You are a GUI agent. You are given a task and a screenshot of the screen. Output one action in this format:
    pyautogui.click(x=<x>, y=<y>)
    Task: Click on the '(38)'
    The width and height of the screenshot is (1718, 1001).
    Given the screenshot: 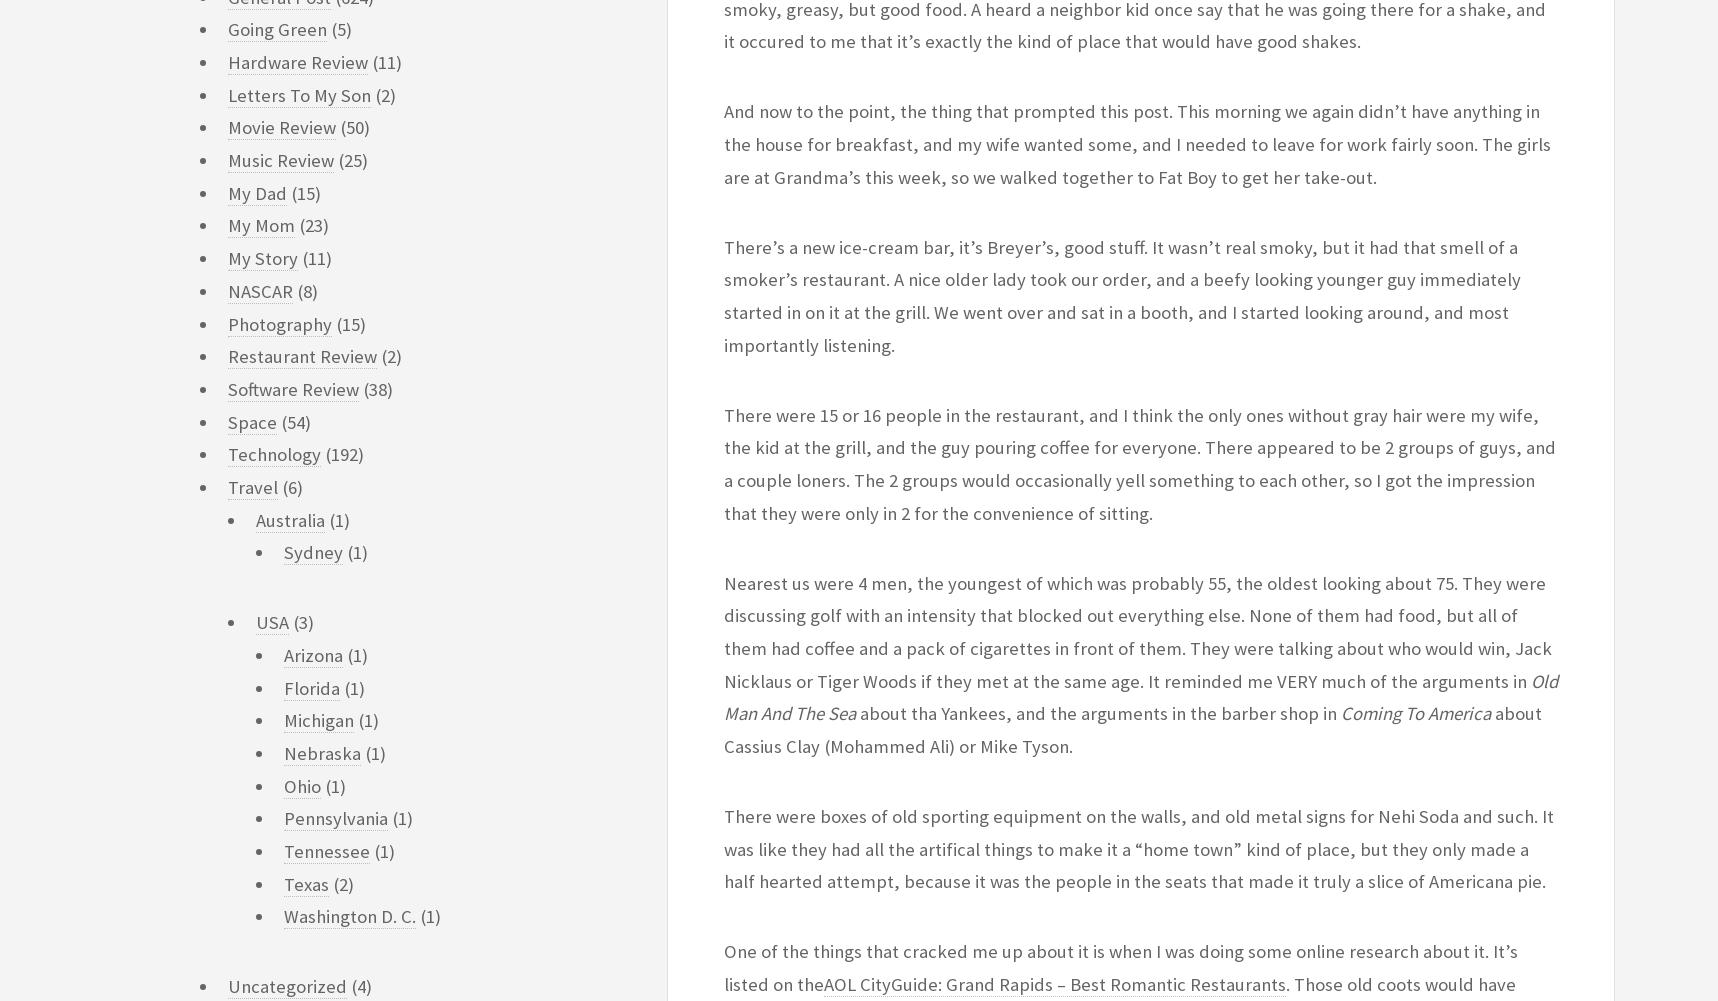 What is the action you would take?
    pyautogui.click(x=375, y=387)
    